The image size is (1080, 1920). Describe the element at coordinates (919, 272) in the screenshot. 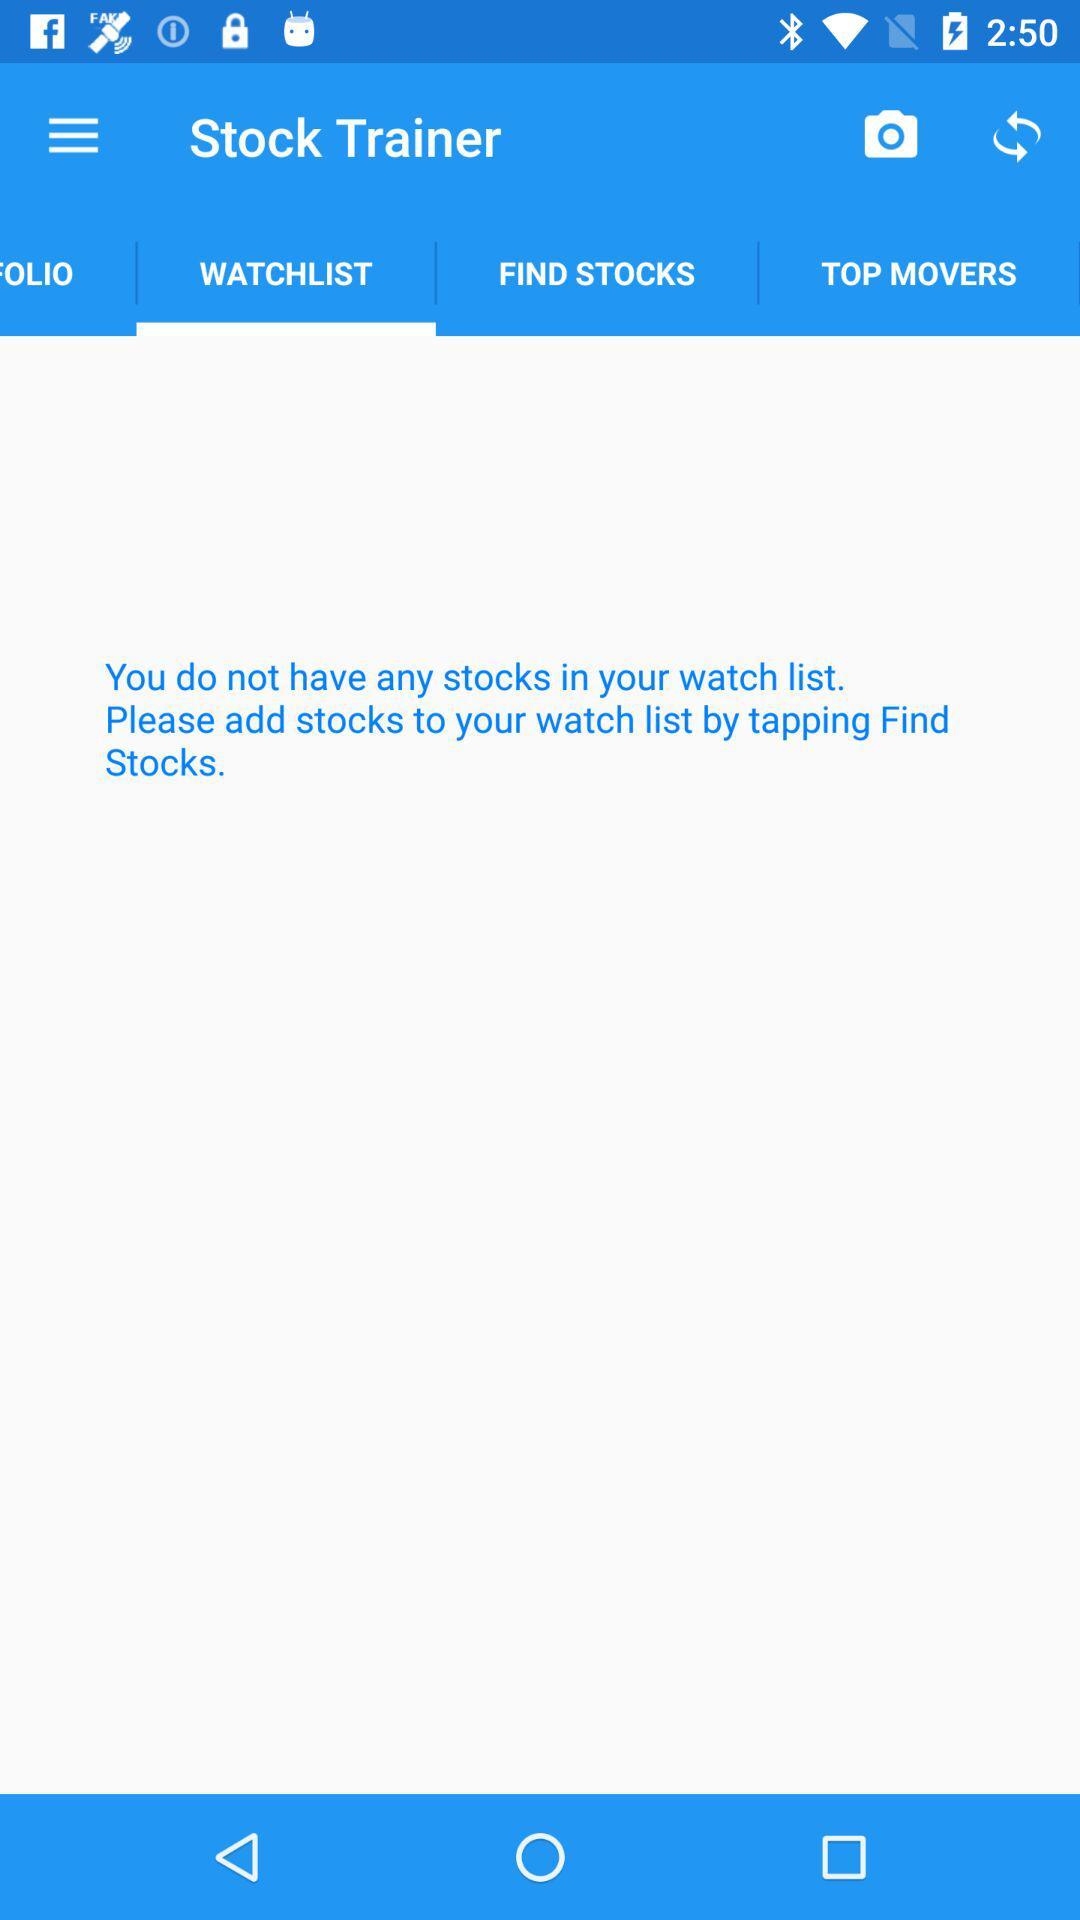

I see `the top movers app` at that location.